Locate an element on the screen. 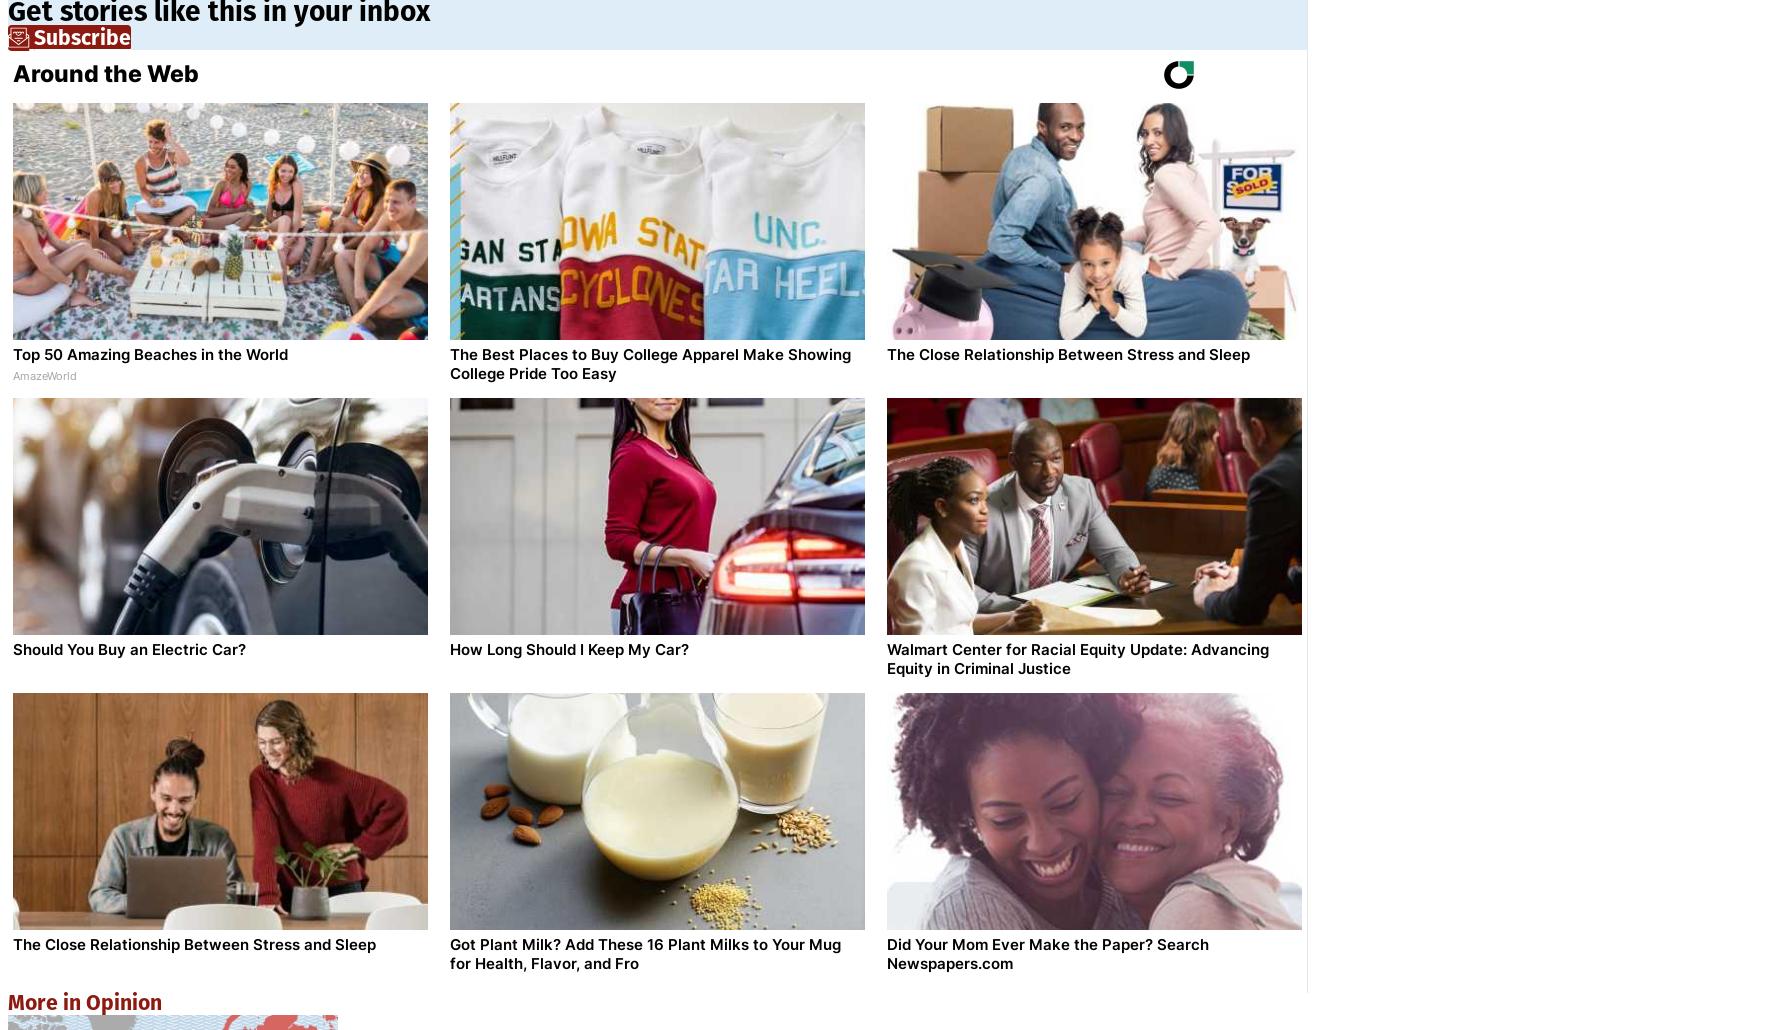 The width and height of the screenshot is (1770, 1030). 'More in' is located at coordinates (46, 1000).